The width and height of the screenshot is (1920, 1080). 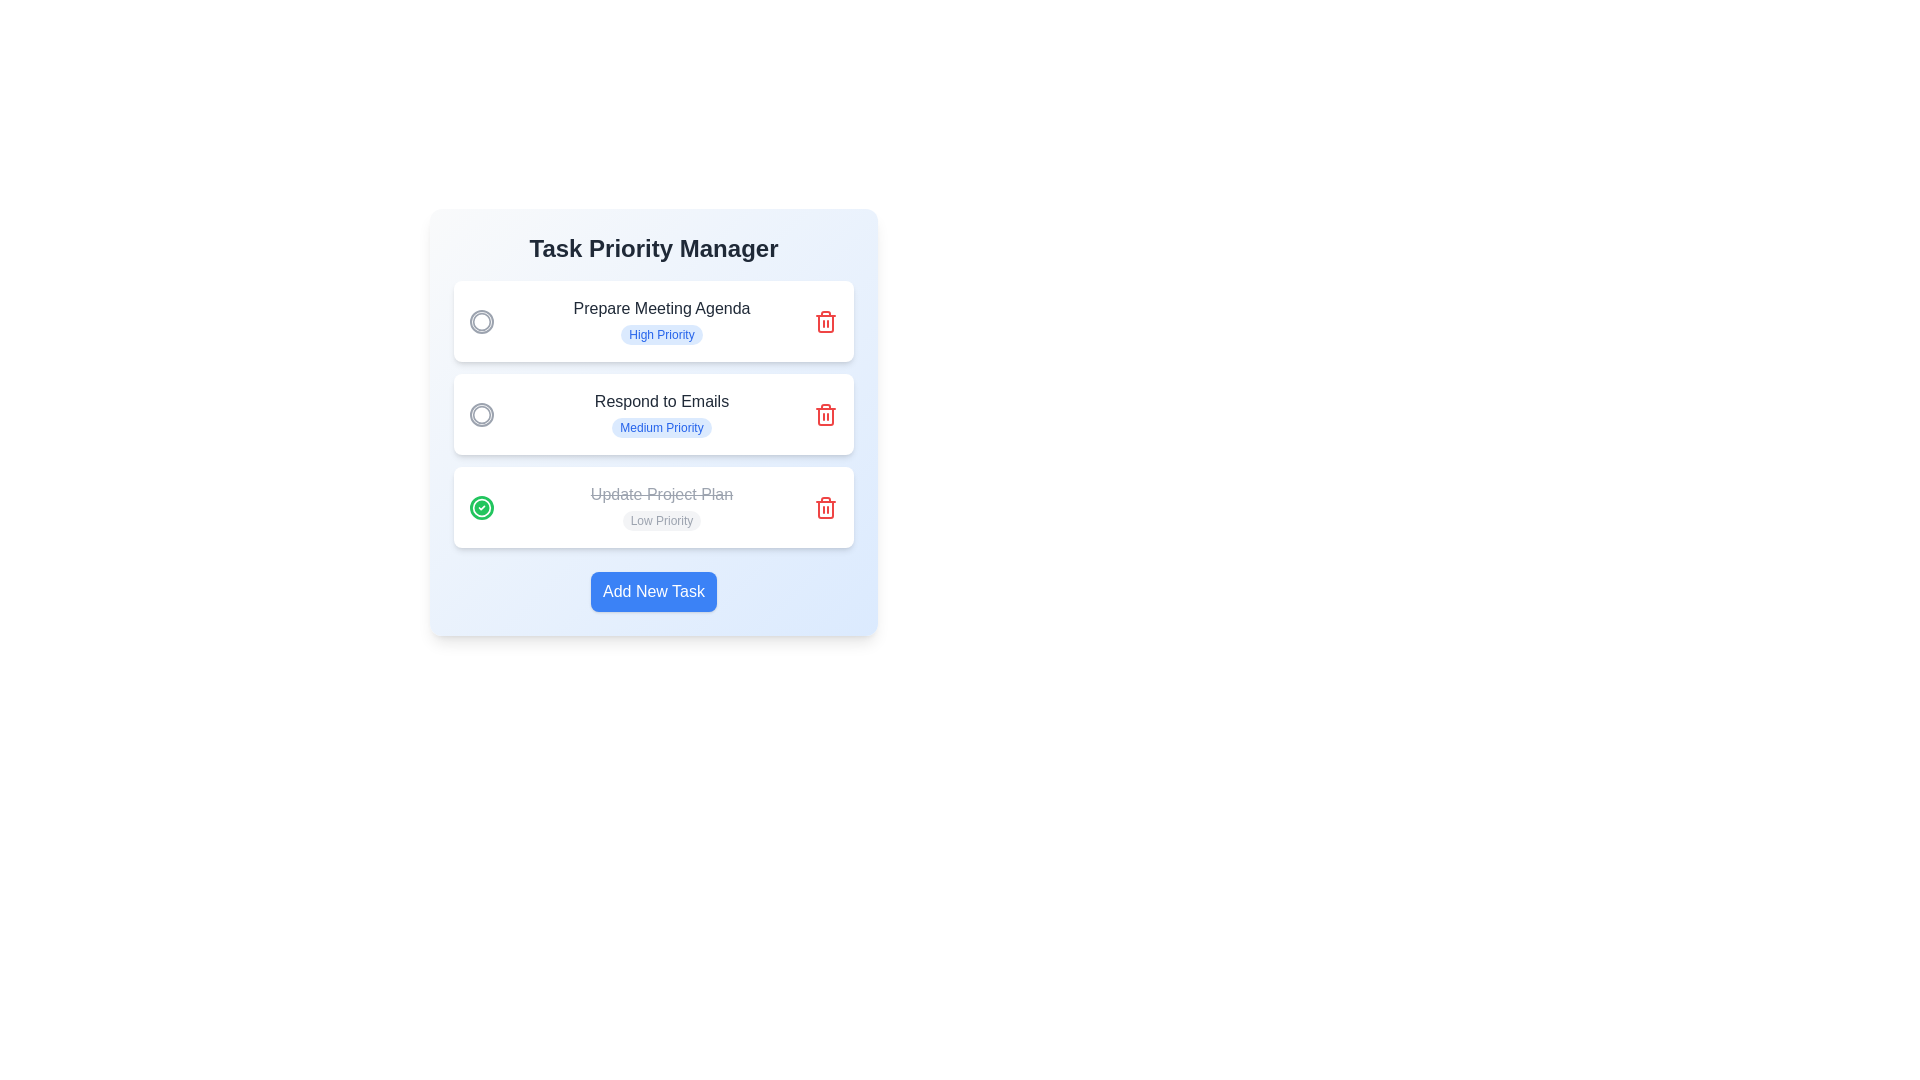 What do you see at coordinates (481, 505) in the screenshot?
I see `the decorative circle element of the 'Update Project Plan' task icon, which is part of the approval checkmark design` at bounding box center [481, 505].